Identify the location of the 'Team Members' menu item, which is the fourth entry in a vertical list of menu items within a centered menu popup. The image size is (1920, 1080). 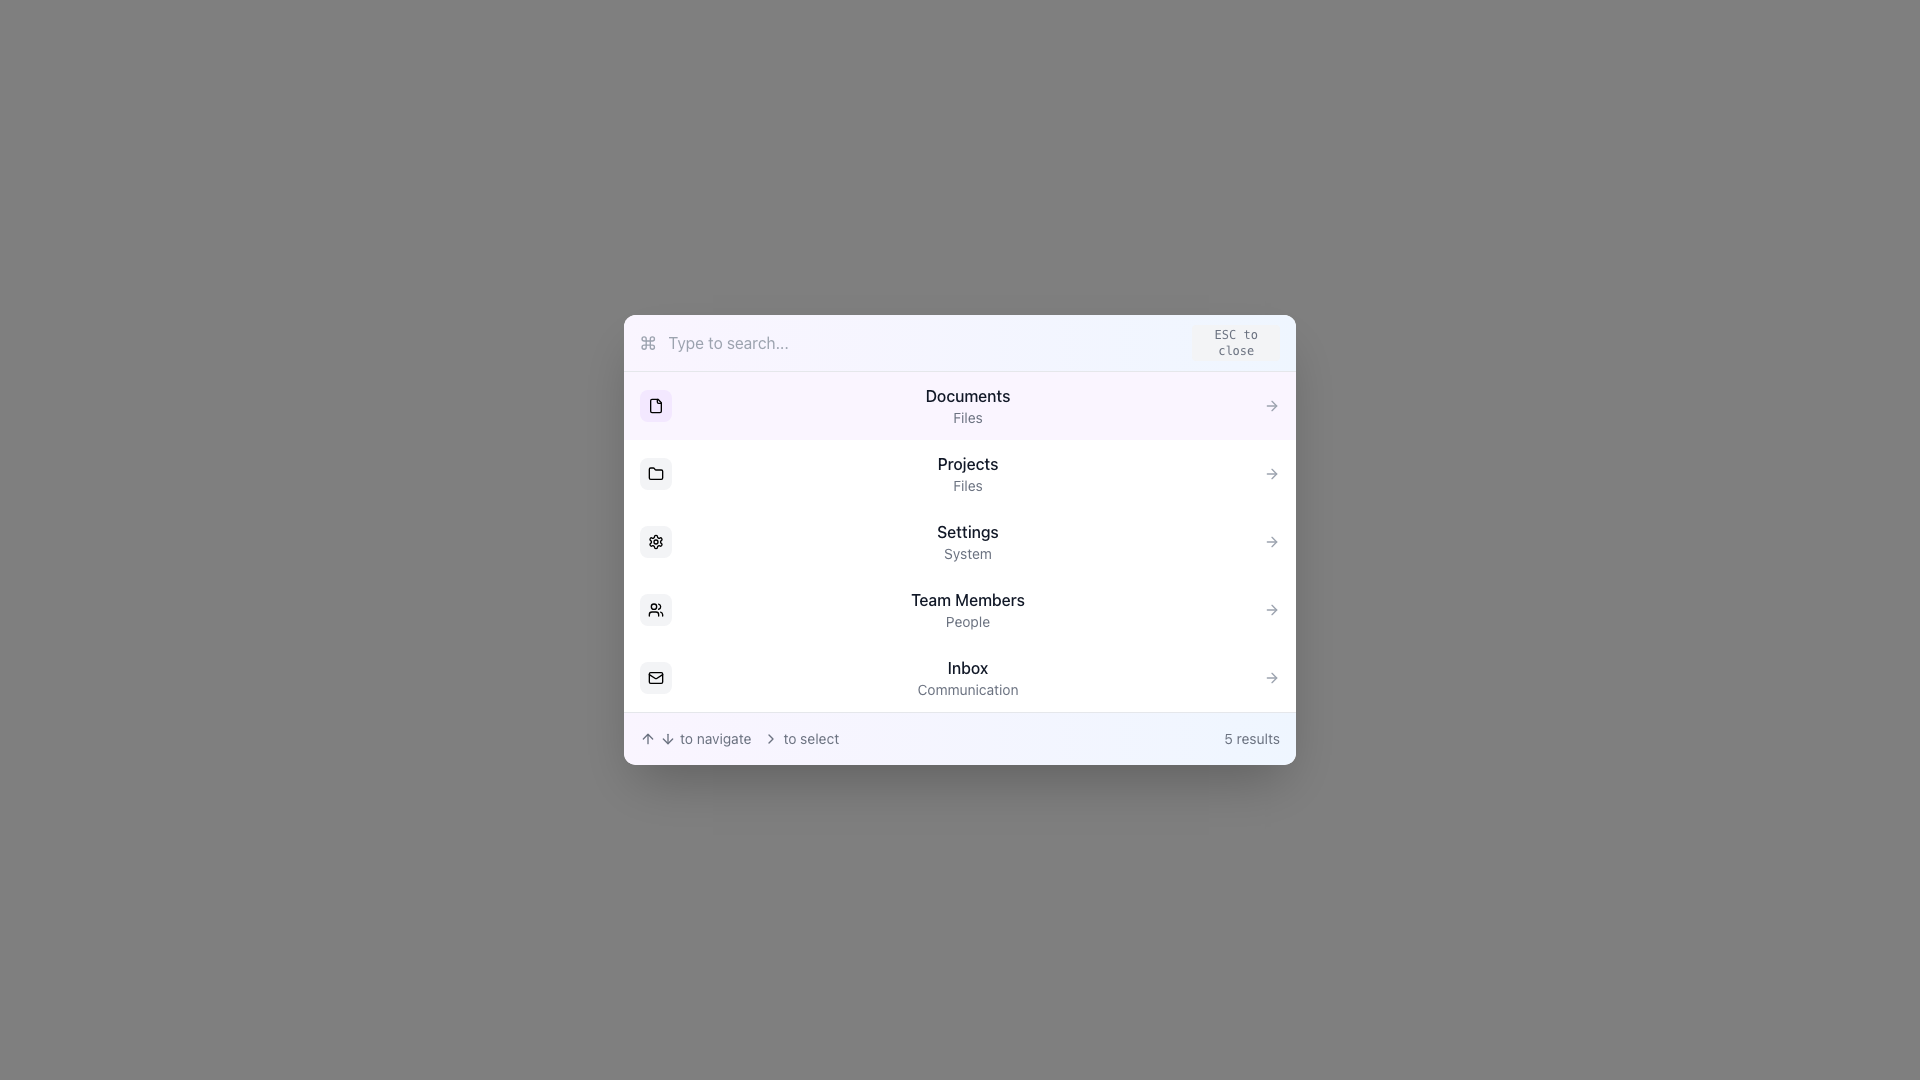
(968, 608).